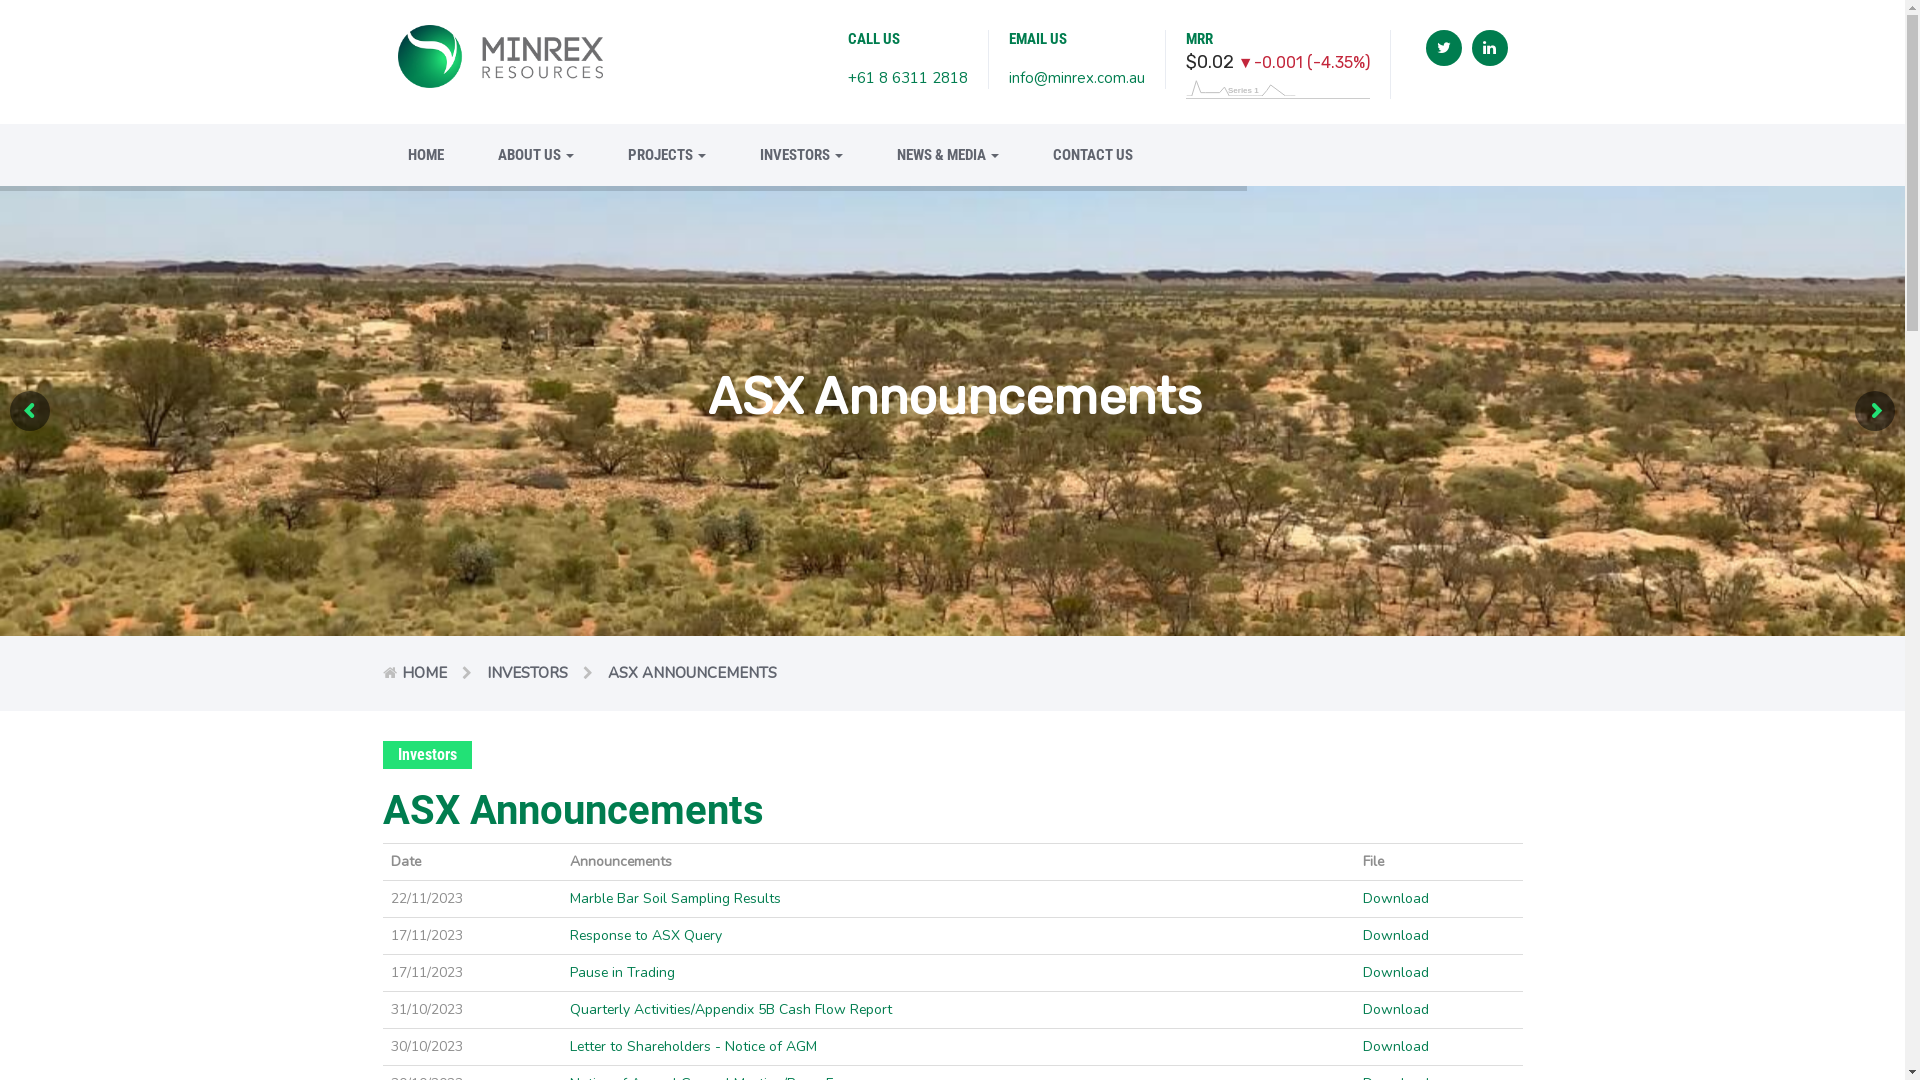 This screenshot has height=1080, width=1920. What do you see at coordinates (534, 153) in the screenshot?
I see `'ABOUT US'` at bounding box center [534, 153].